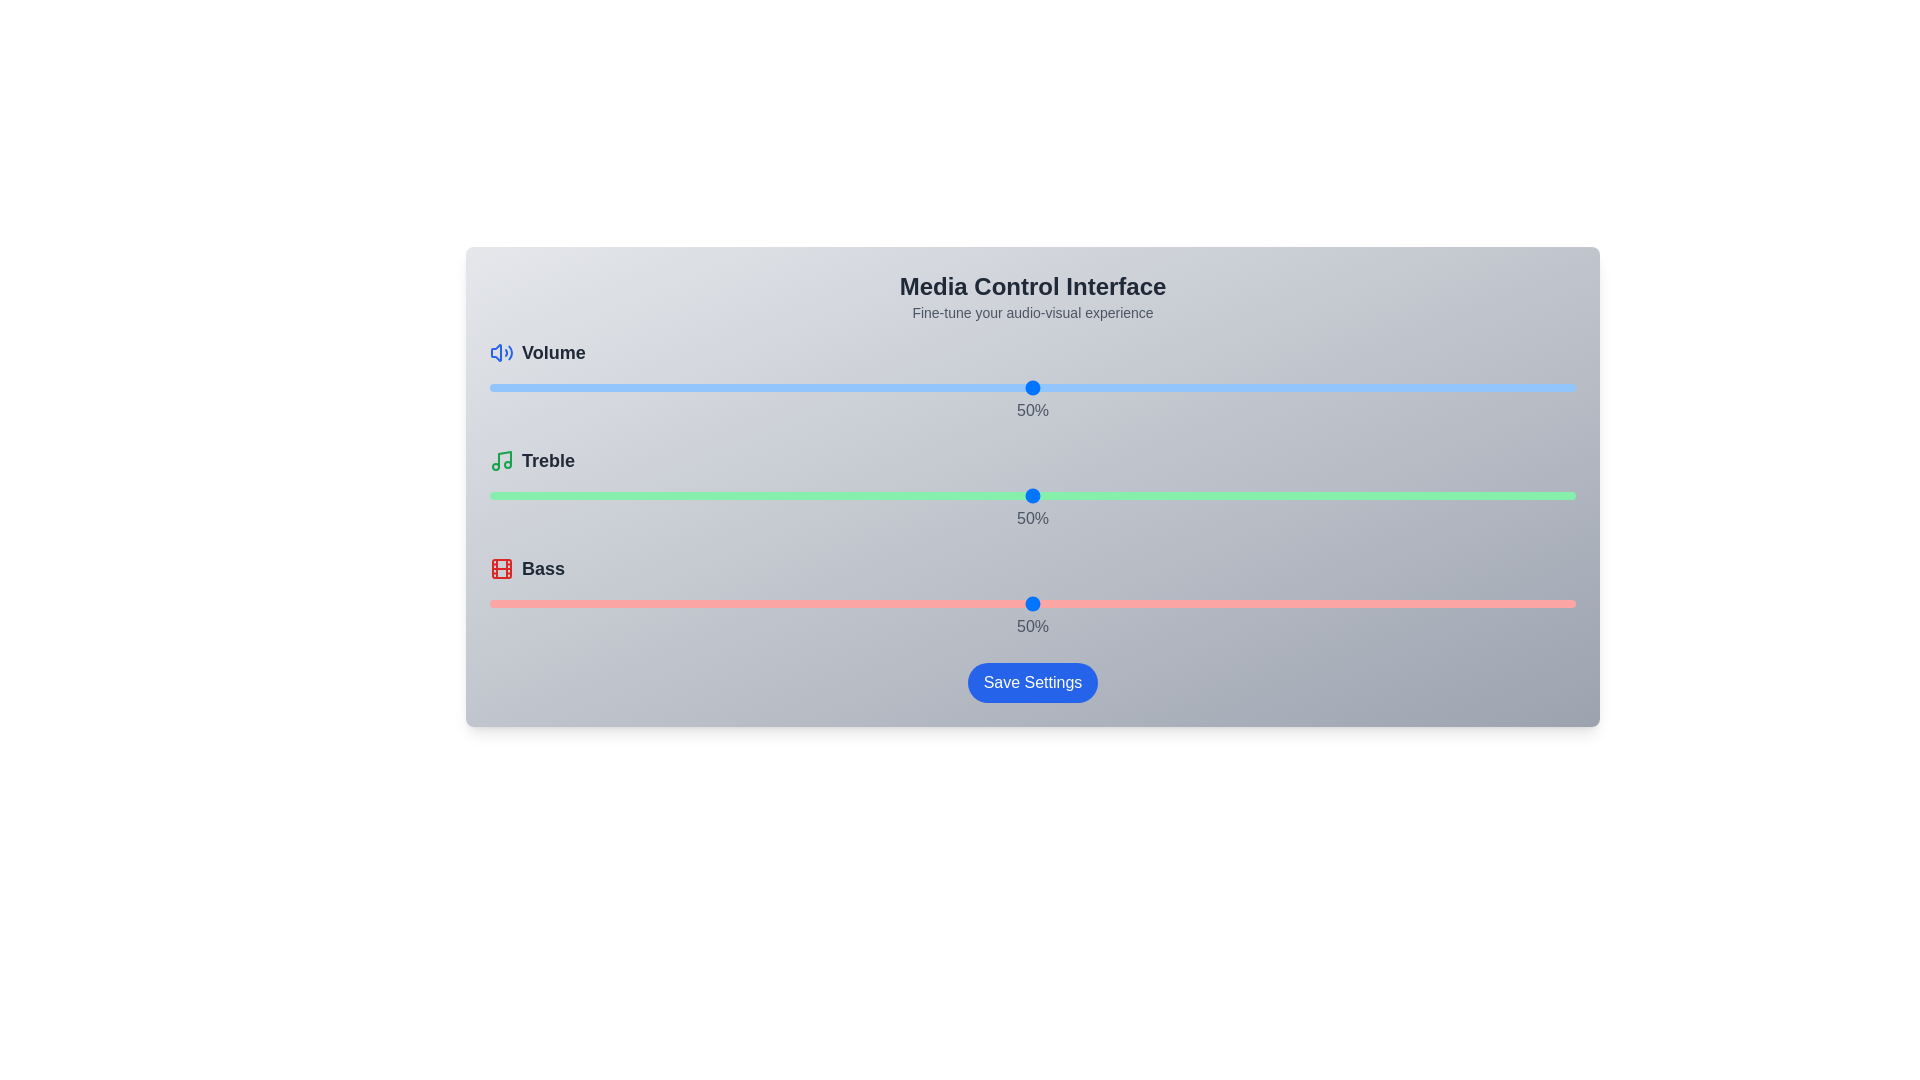  Describe the element at coordinates (502, 352) in the screenshot. I see `the decorative volume control icon located next to the 'Volume' label in the top-left section of the interface` at that location.